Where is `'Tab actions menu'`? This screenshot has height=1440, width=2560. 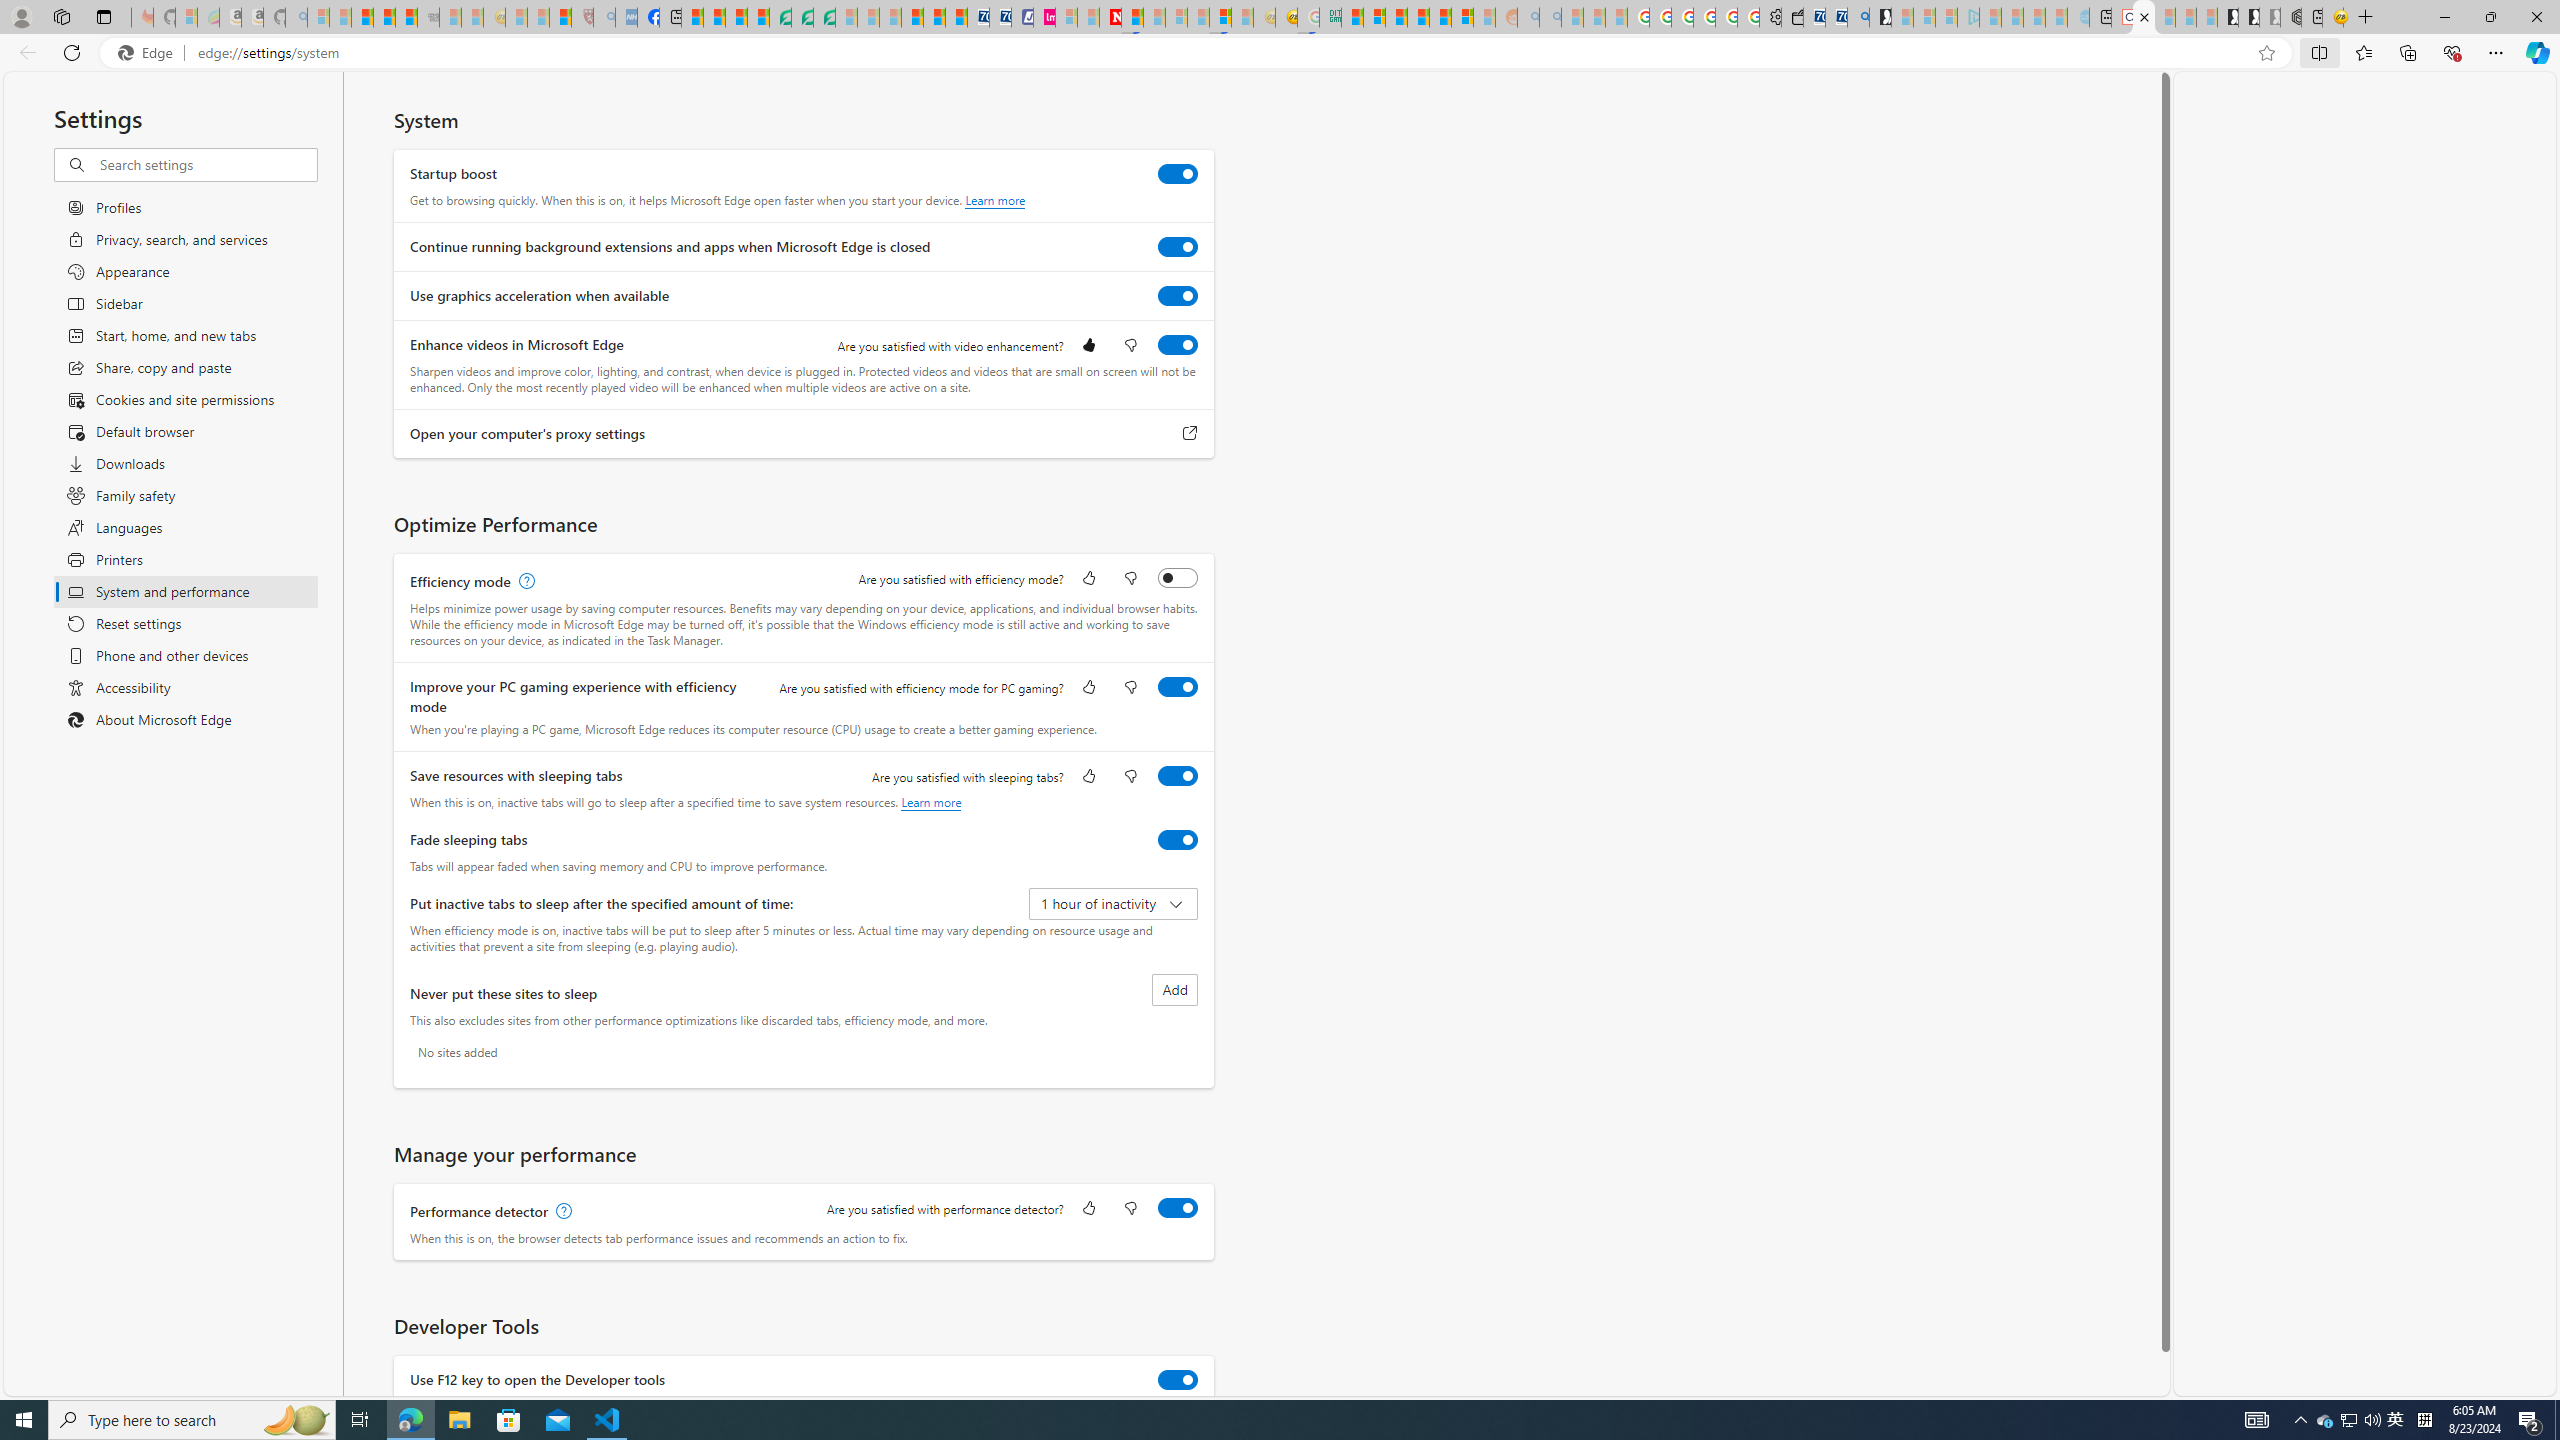 'Tab actions menu' is located at coordinates (102, 16).